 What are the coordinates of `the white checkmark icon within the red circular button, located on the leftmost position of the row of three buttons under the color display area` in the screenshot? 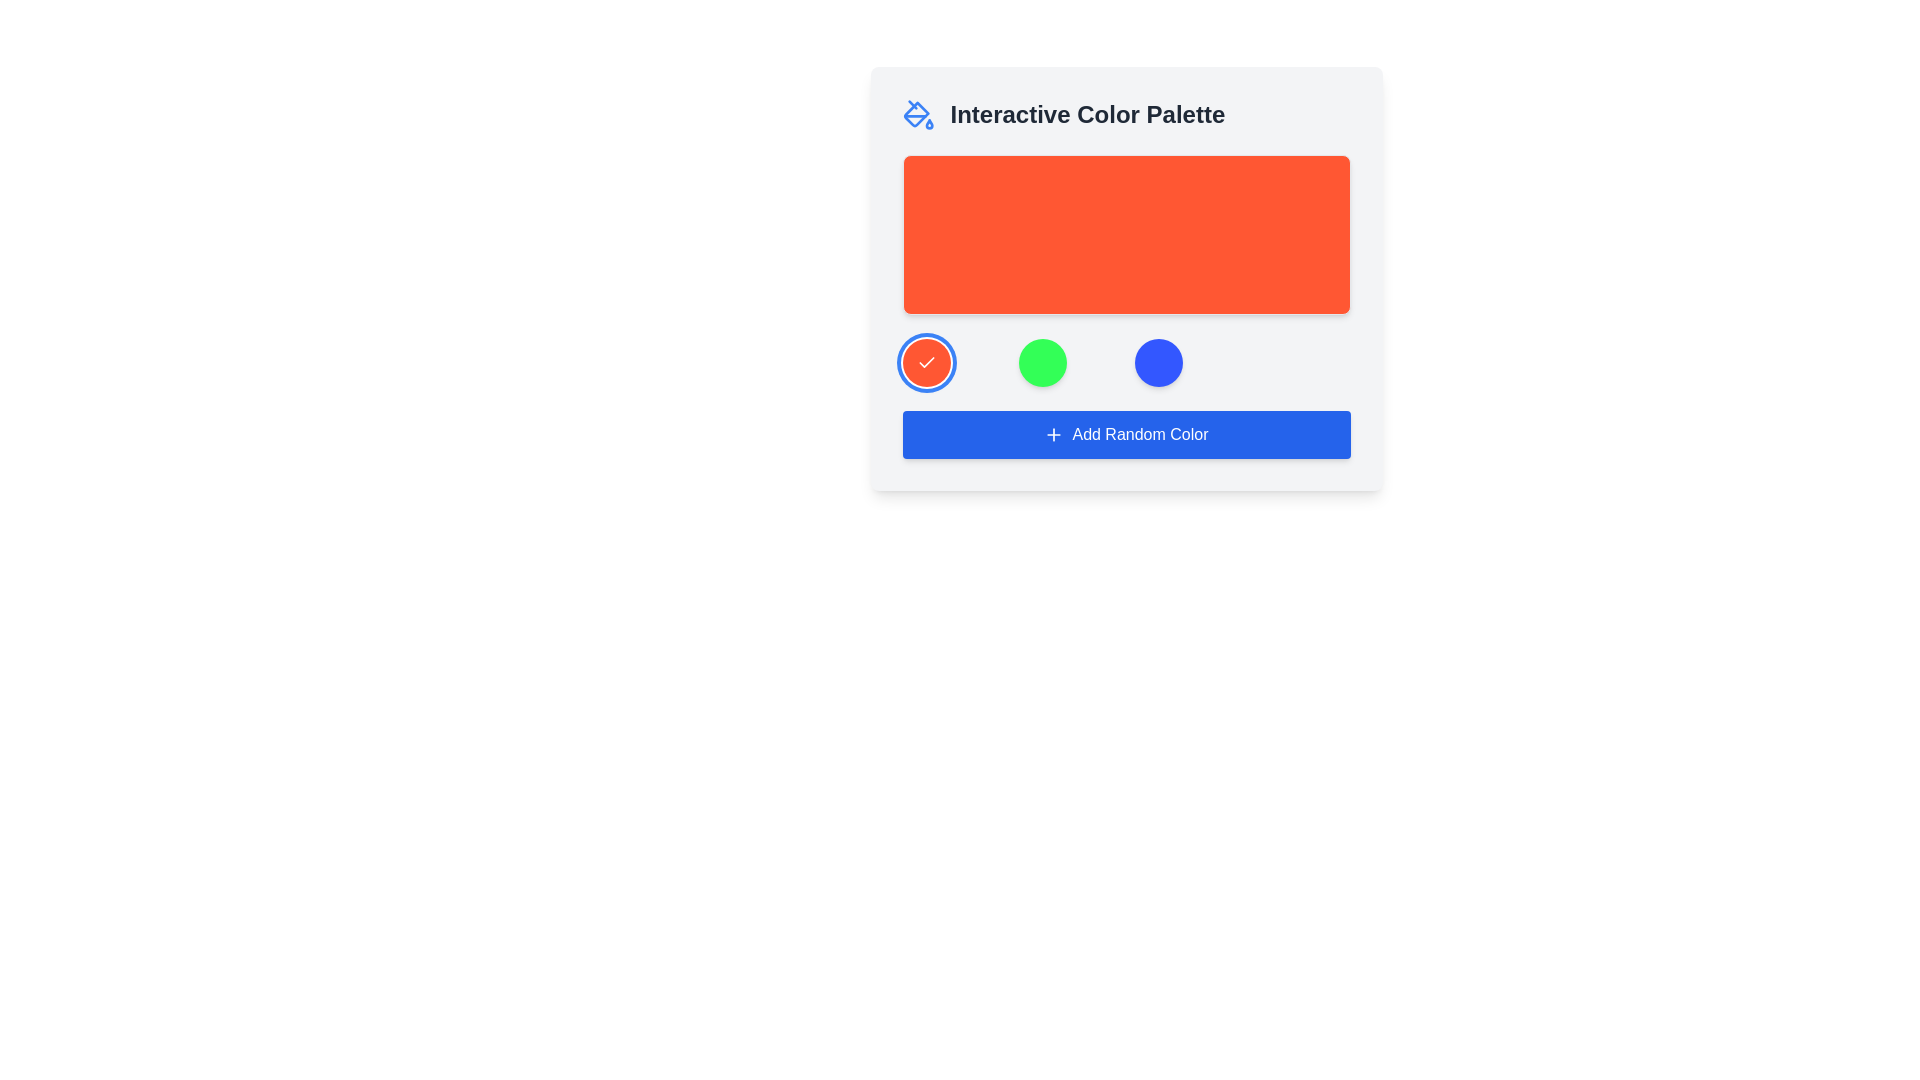 It's located at (925, 362).